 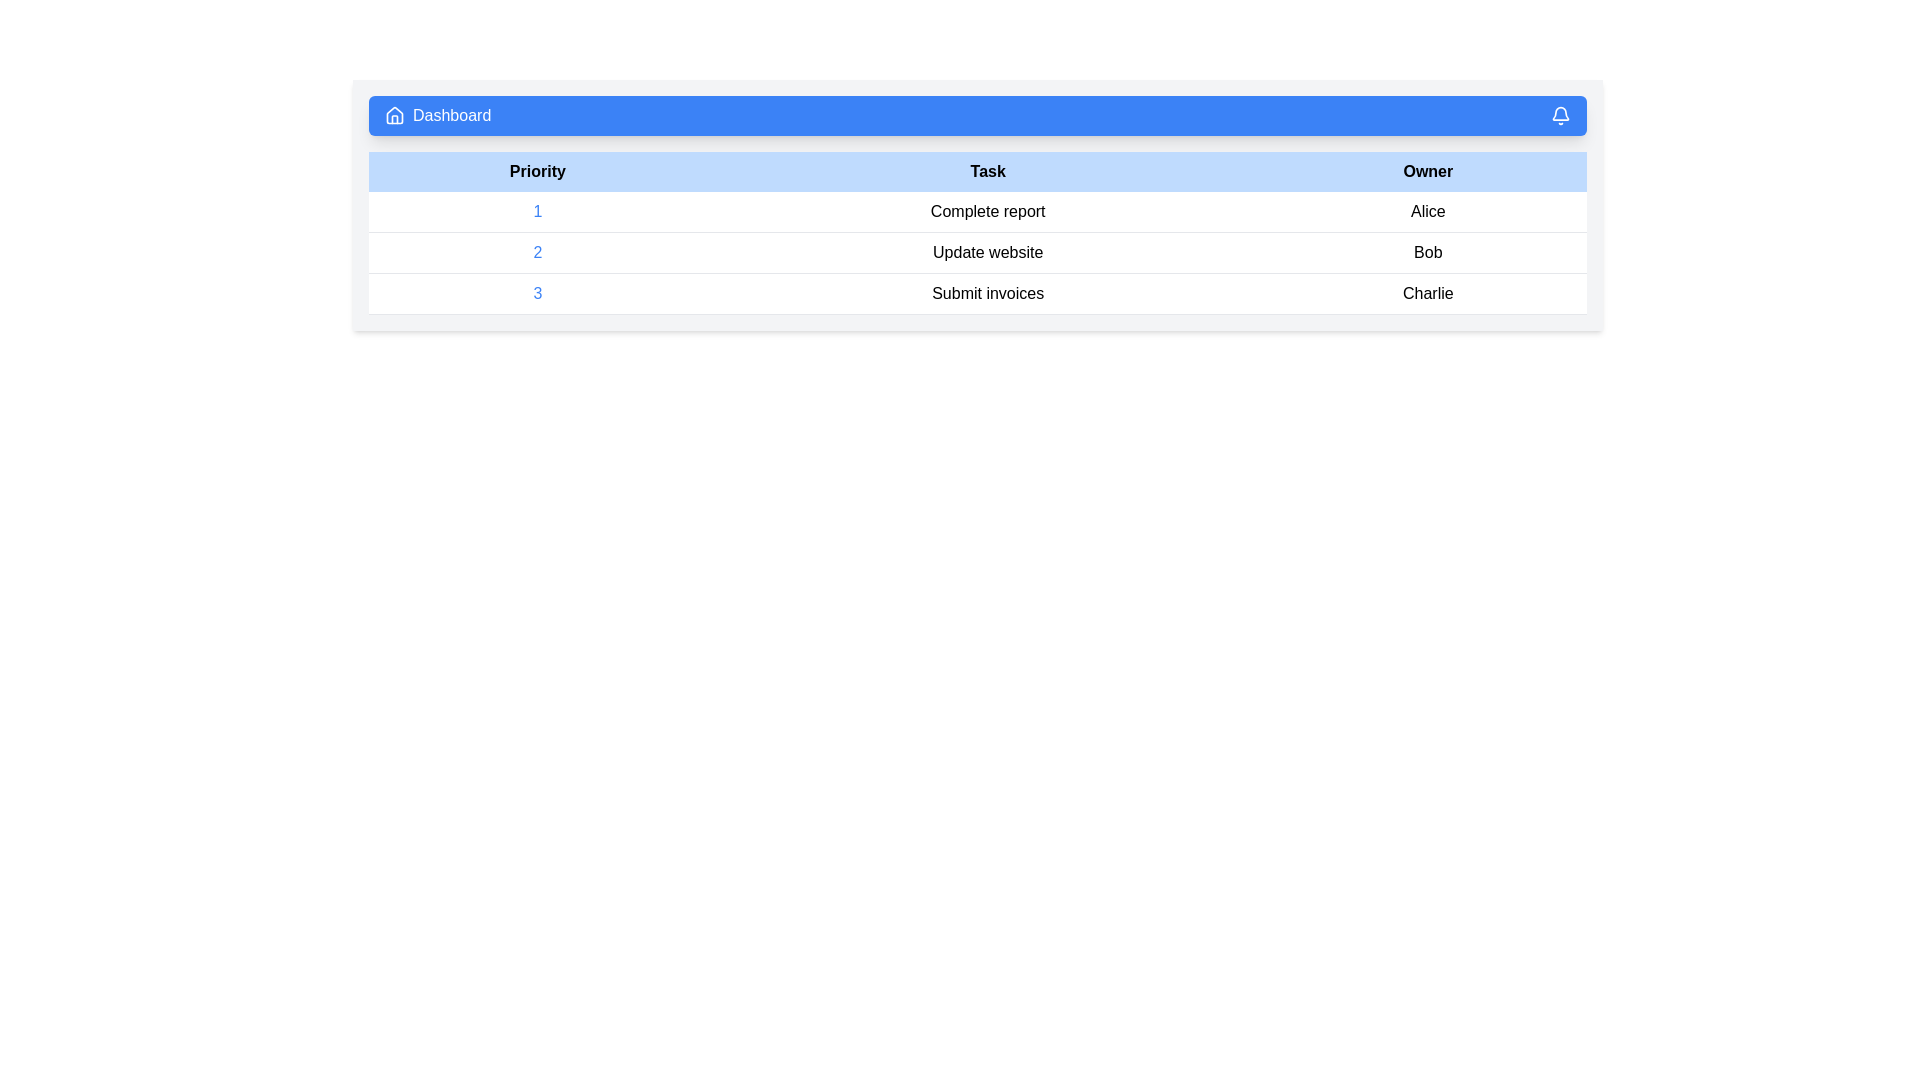 I want to click on the header row of the table that labels columns for 'Priority', 'Task', and 'Owner', so click(x=978, y=171).